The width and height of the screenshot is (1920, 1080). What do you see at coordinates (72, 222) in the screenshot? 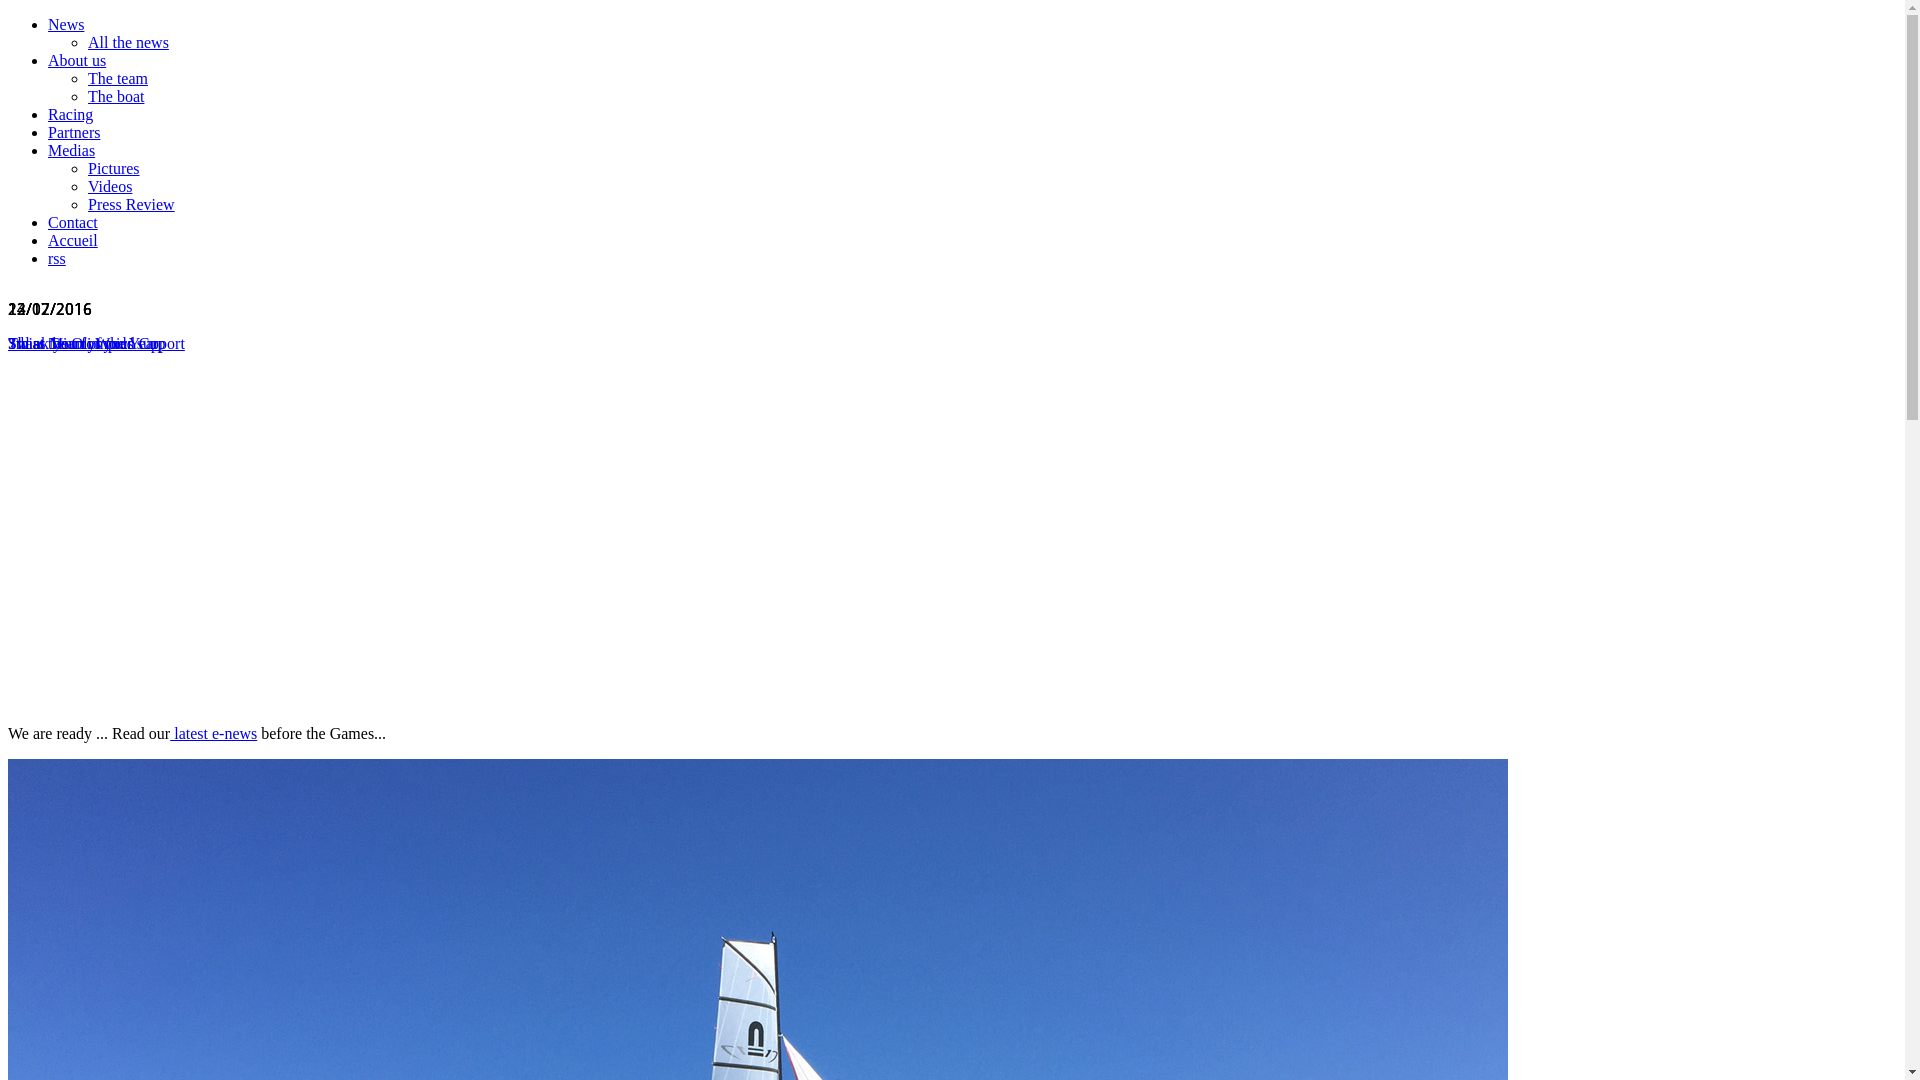
I see `'Contact'` at bounding box center [72, 222].